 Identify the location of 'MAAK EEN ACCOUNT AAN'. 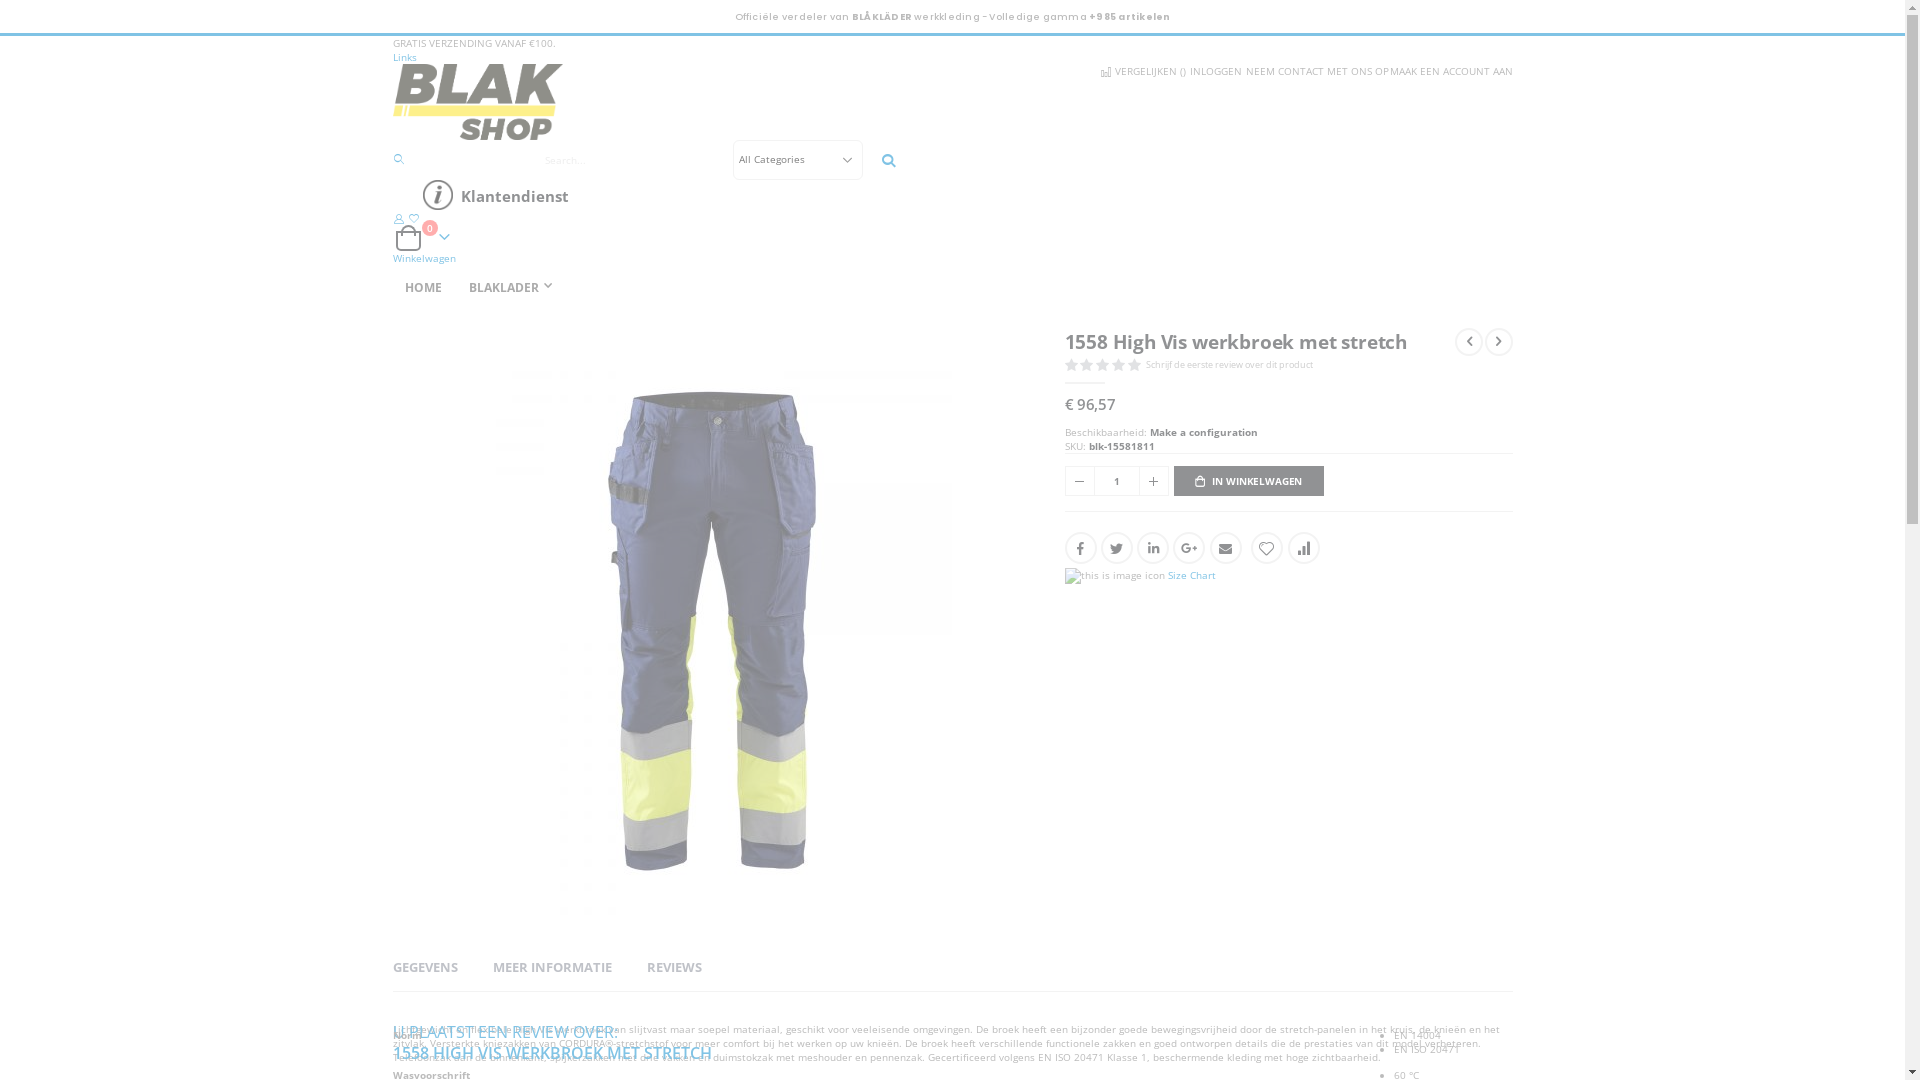
(1449, 69).